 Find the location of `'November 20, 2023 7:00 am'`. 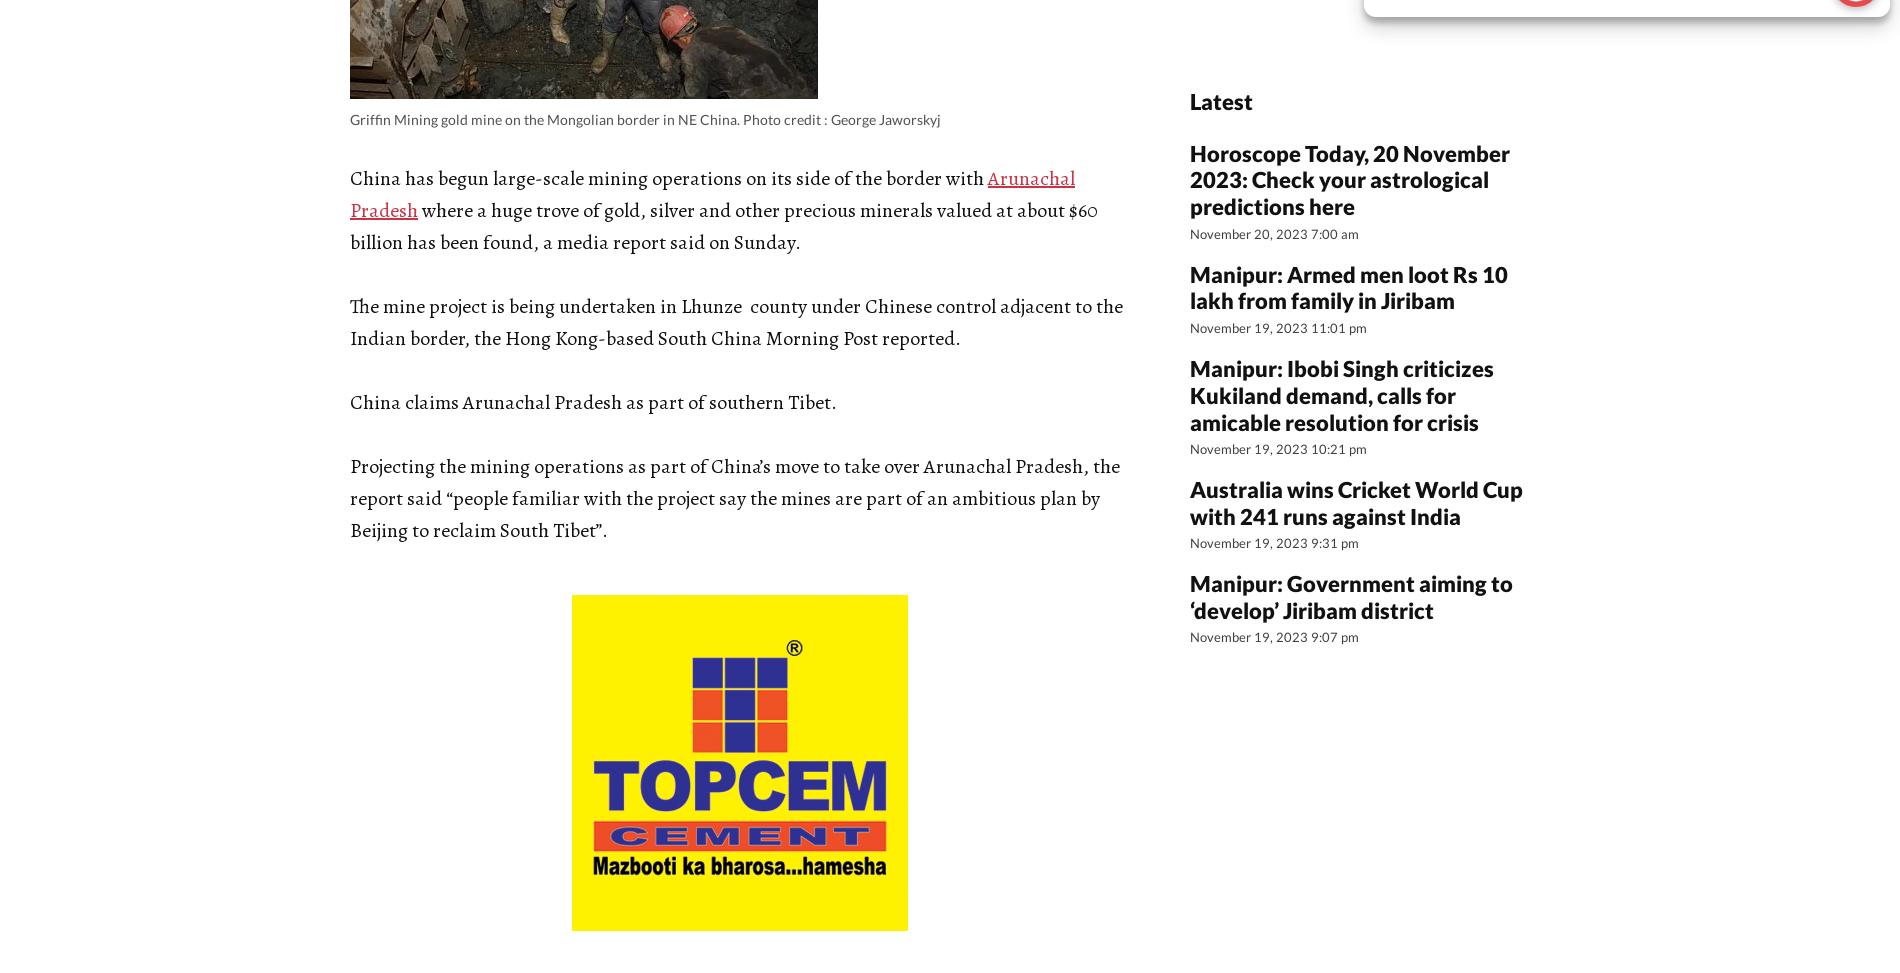

'November 20, 2023 7:00 am' is located at coordinates (1273, 232).